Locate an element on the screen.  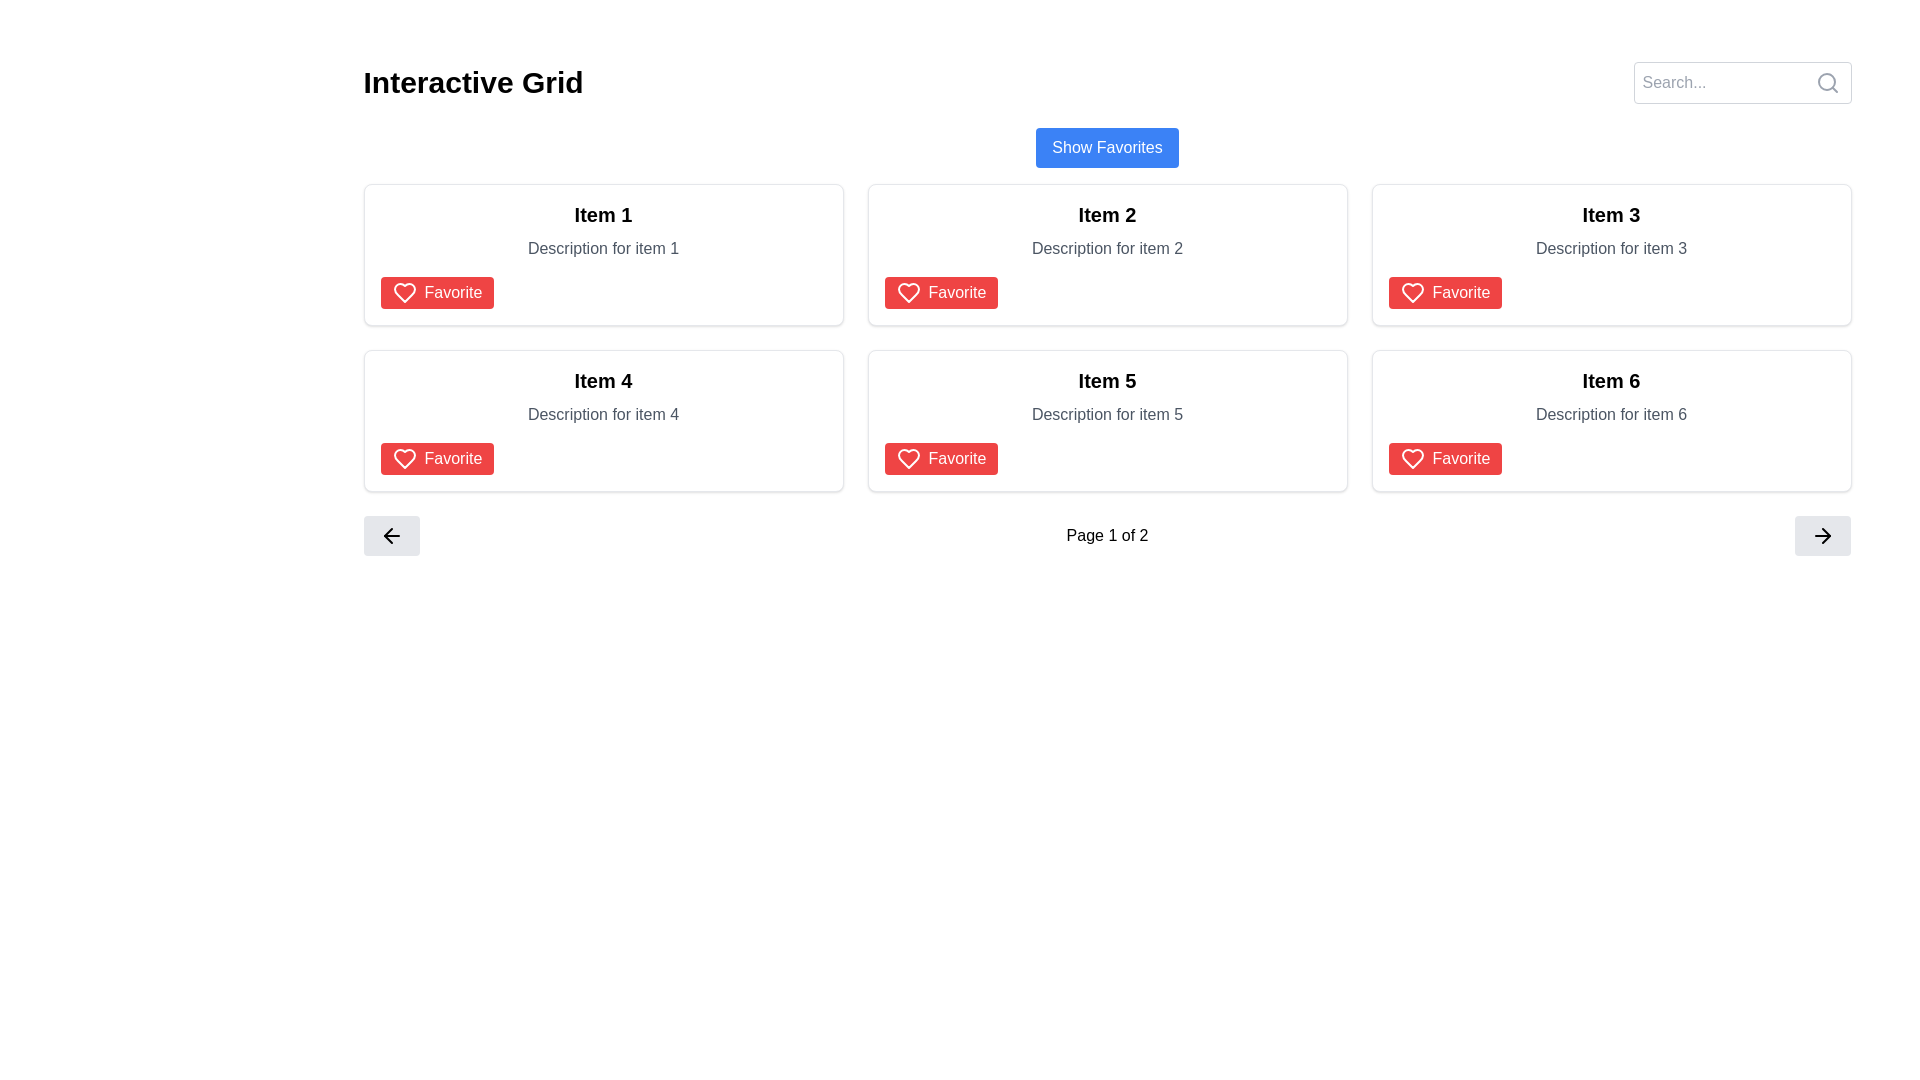
the heart-shaped icon with a red fill located inside the 'Favorite' button beneath the 'Item 5' card in the second row of the interactive grid layout is located at coordinates (907, 459).